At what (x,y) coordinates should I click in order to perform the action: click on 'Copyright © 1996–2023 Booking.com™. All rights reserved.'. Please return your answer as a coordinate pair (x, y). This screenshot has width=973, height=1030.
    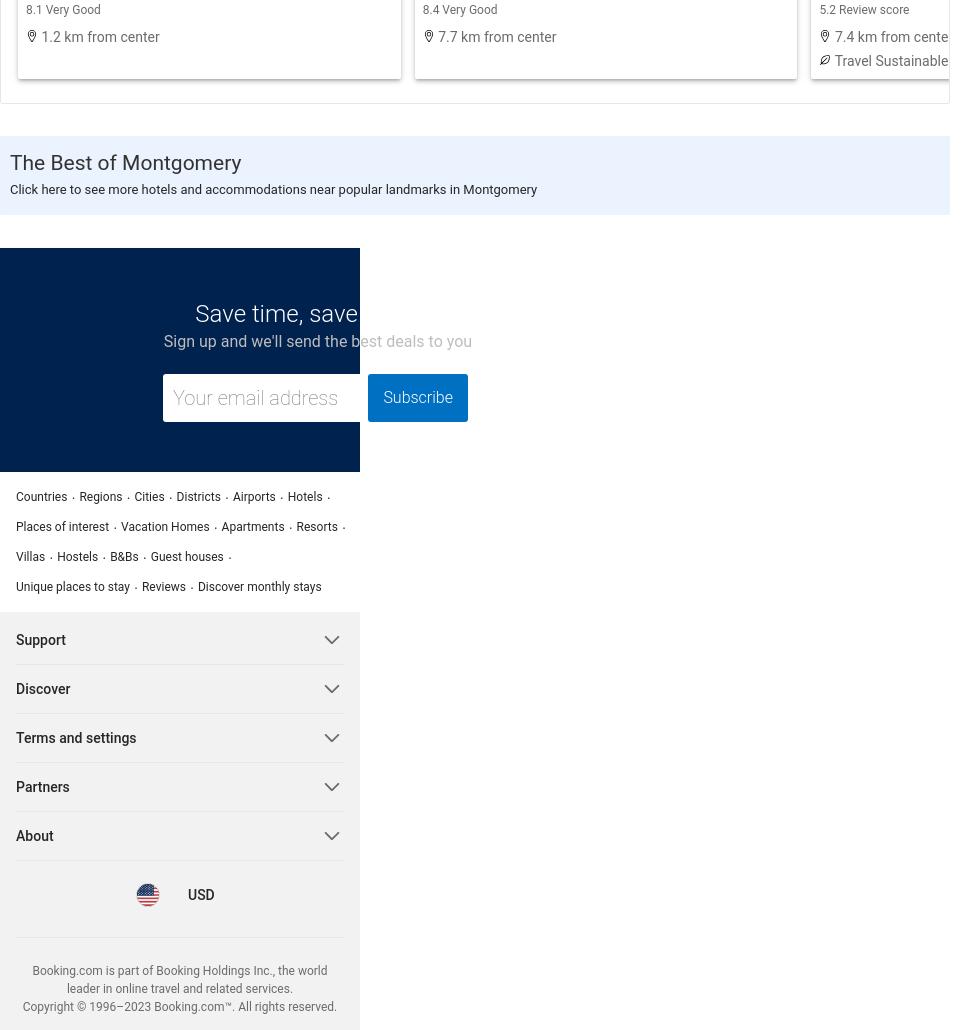
    Looking at the image, I should click on (179, 1005).